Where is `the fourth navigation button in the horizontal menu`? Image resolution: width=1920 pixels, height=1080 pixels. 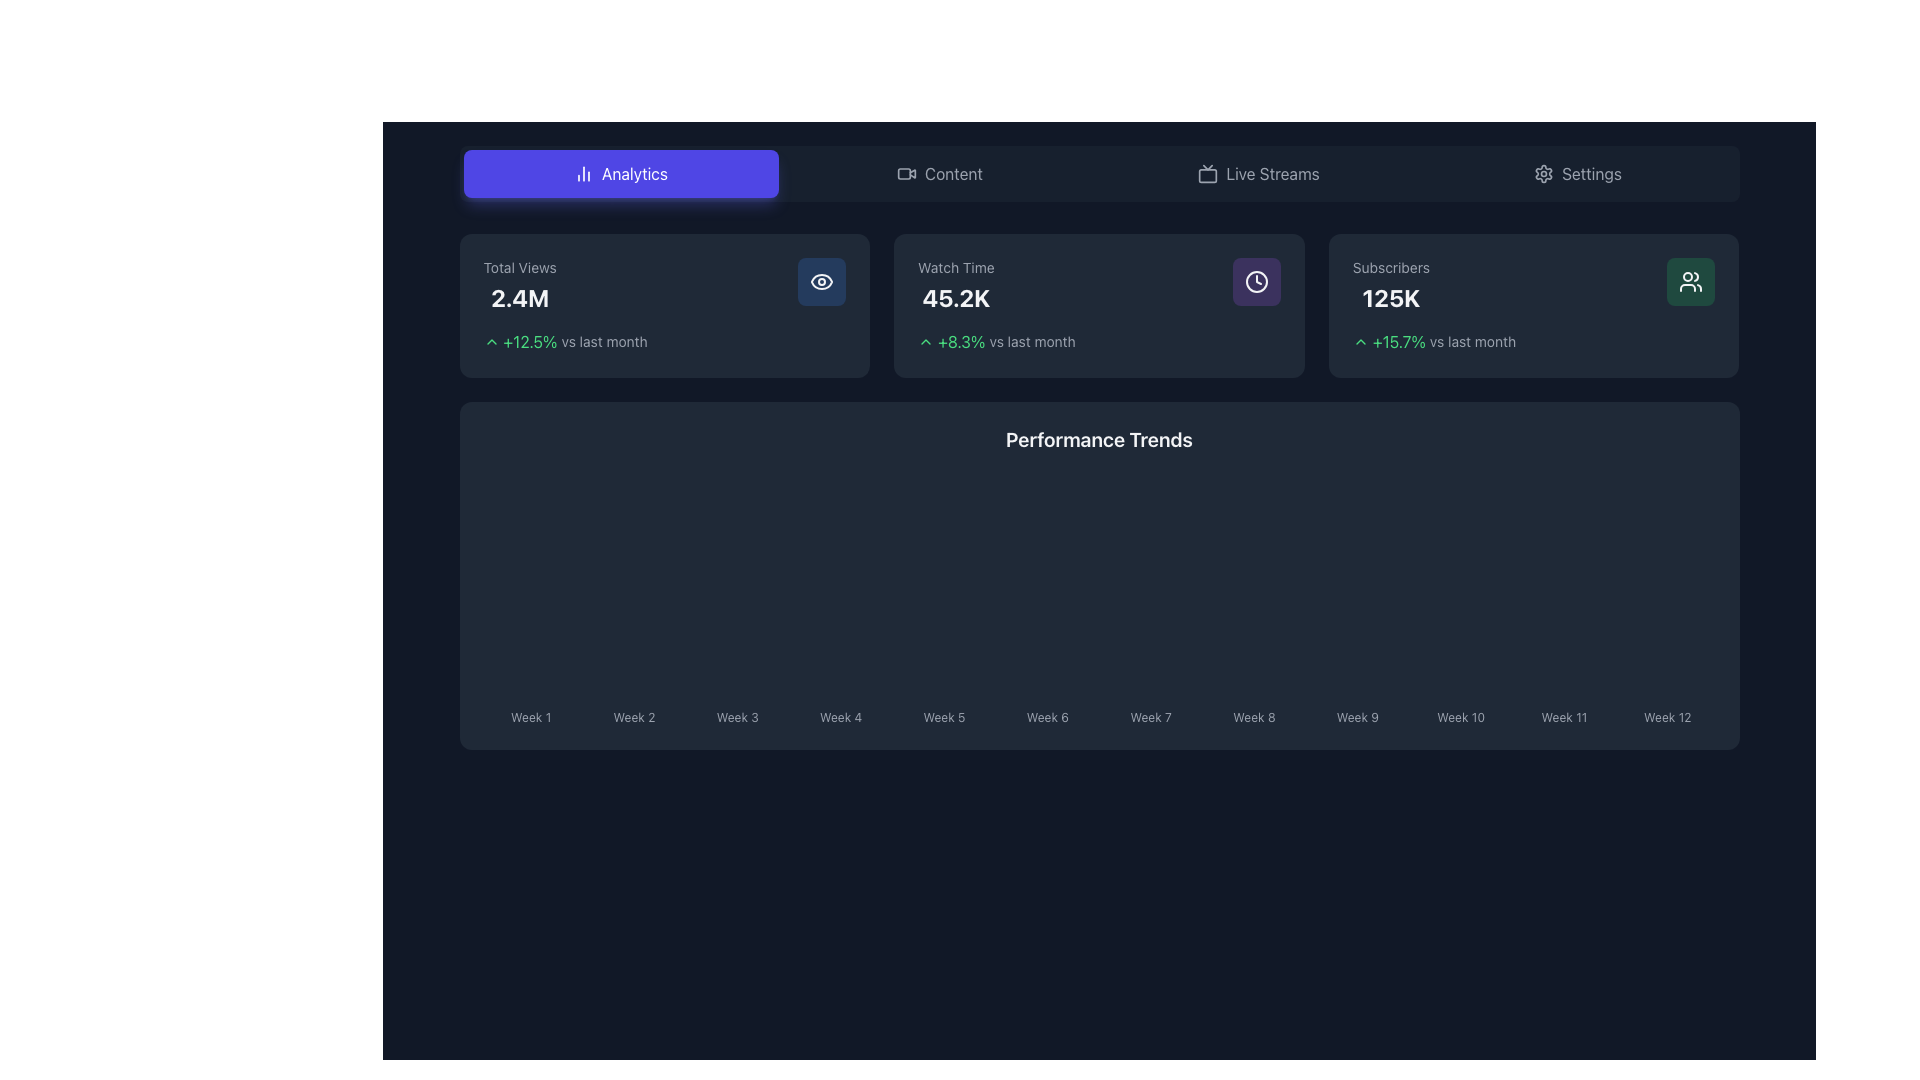
the fourth navigation button in the horizontal menu is located at coordinates (1577, 172).